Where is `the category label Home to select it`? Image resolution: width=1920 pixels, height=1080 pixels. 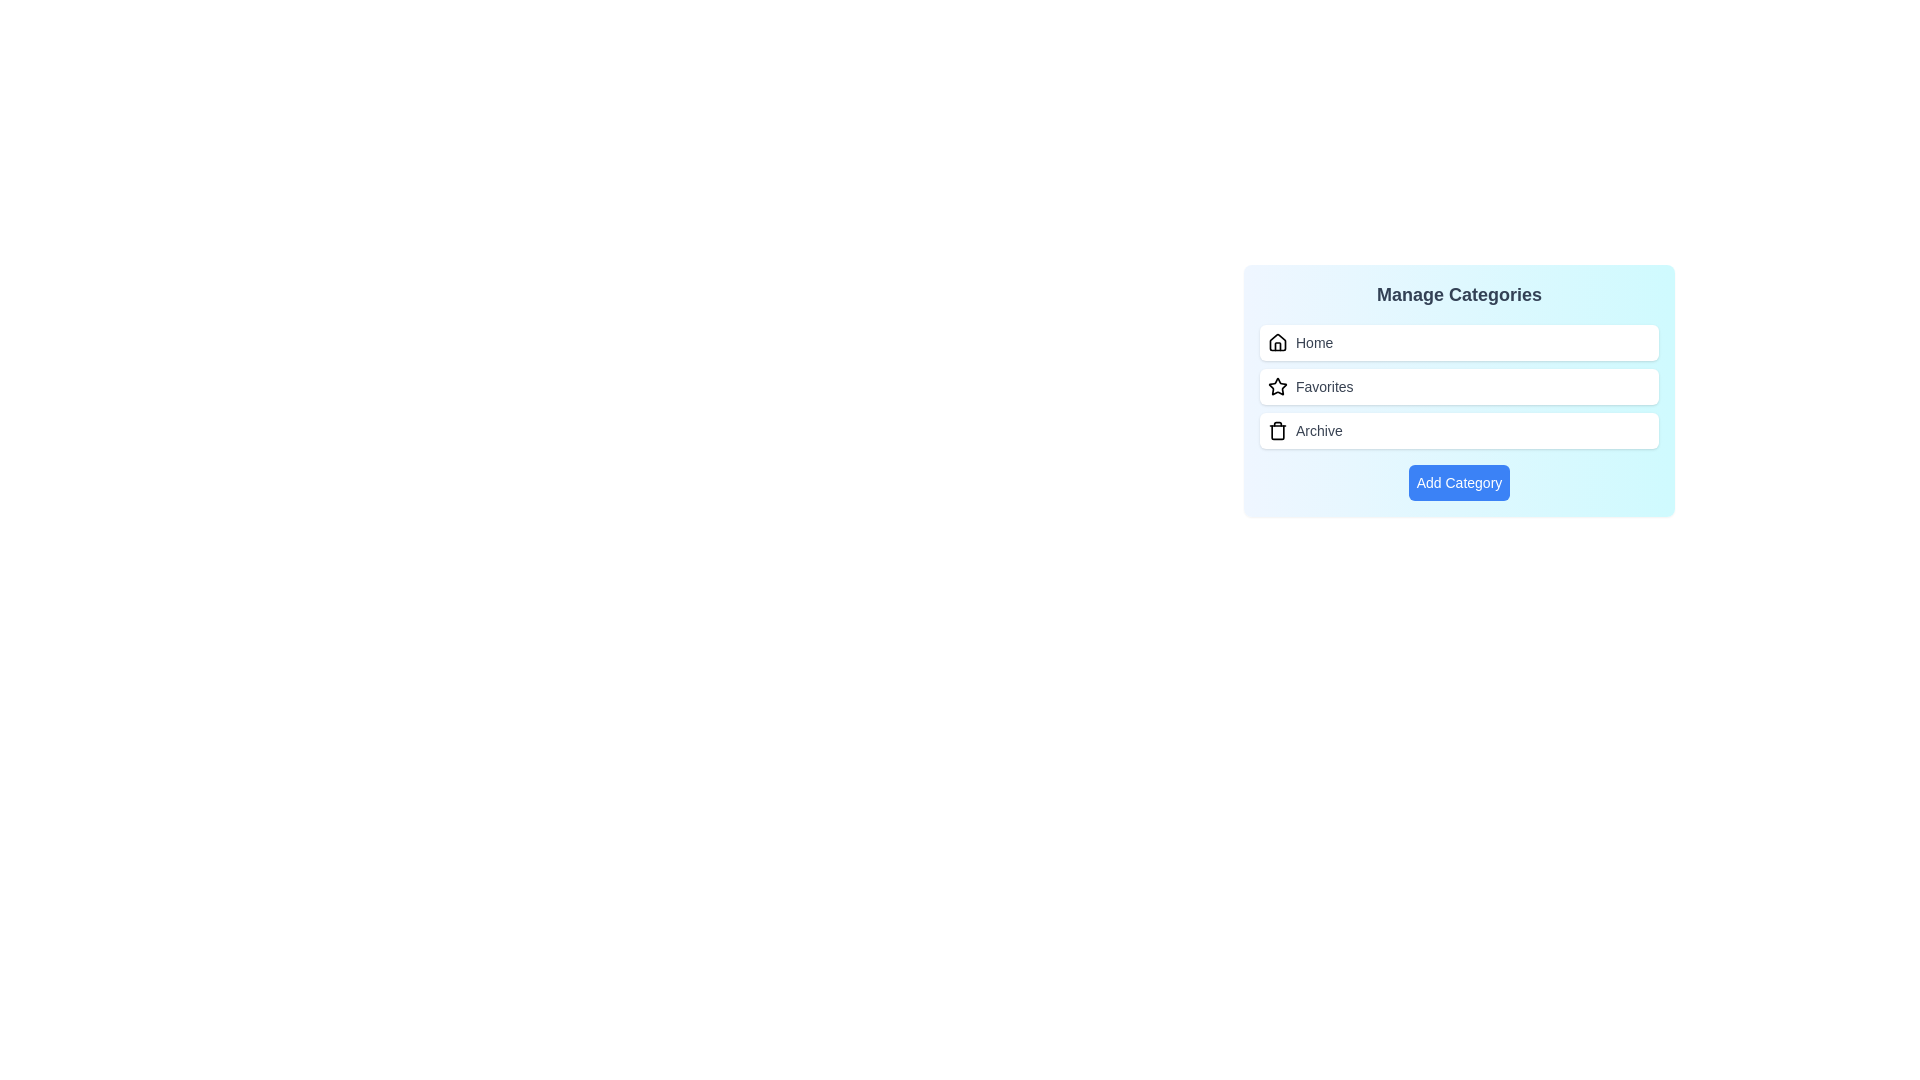
the category label Home to select it is located at coordinates (1314, 342).